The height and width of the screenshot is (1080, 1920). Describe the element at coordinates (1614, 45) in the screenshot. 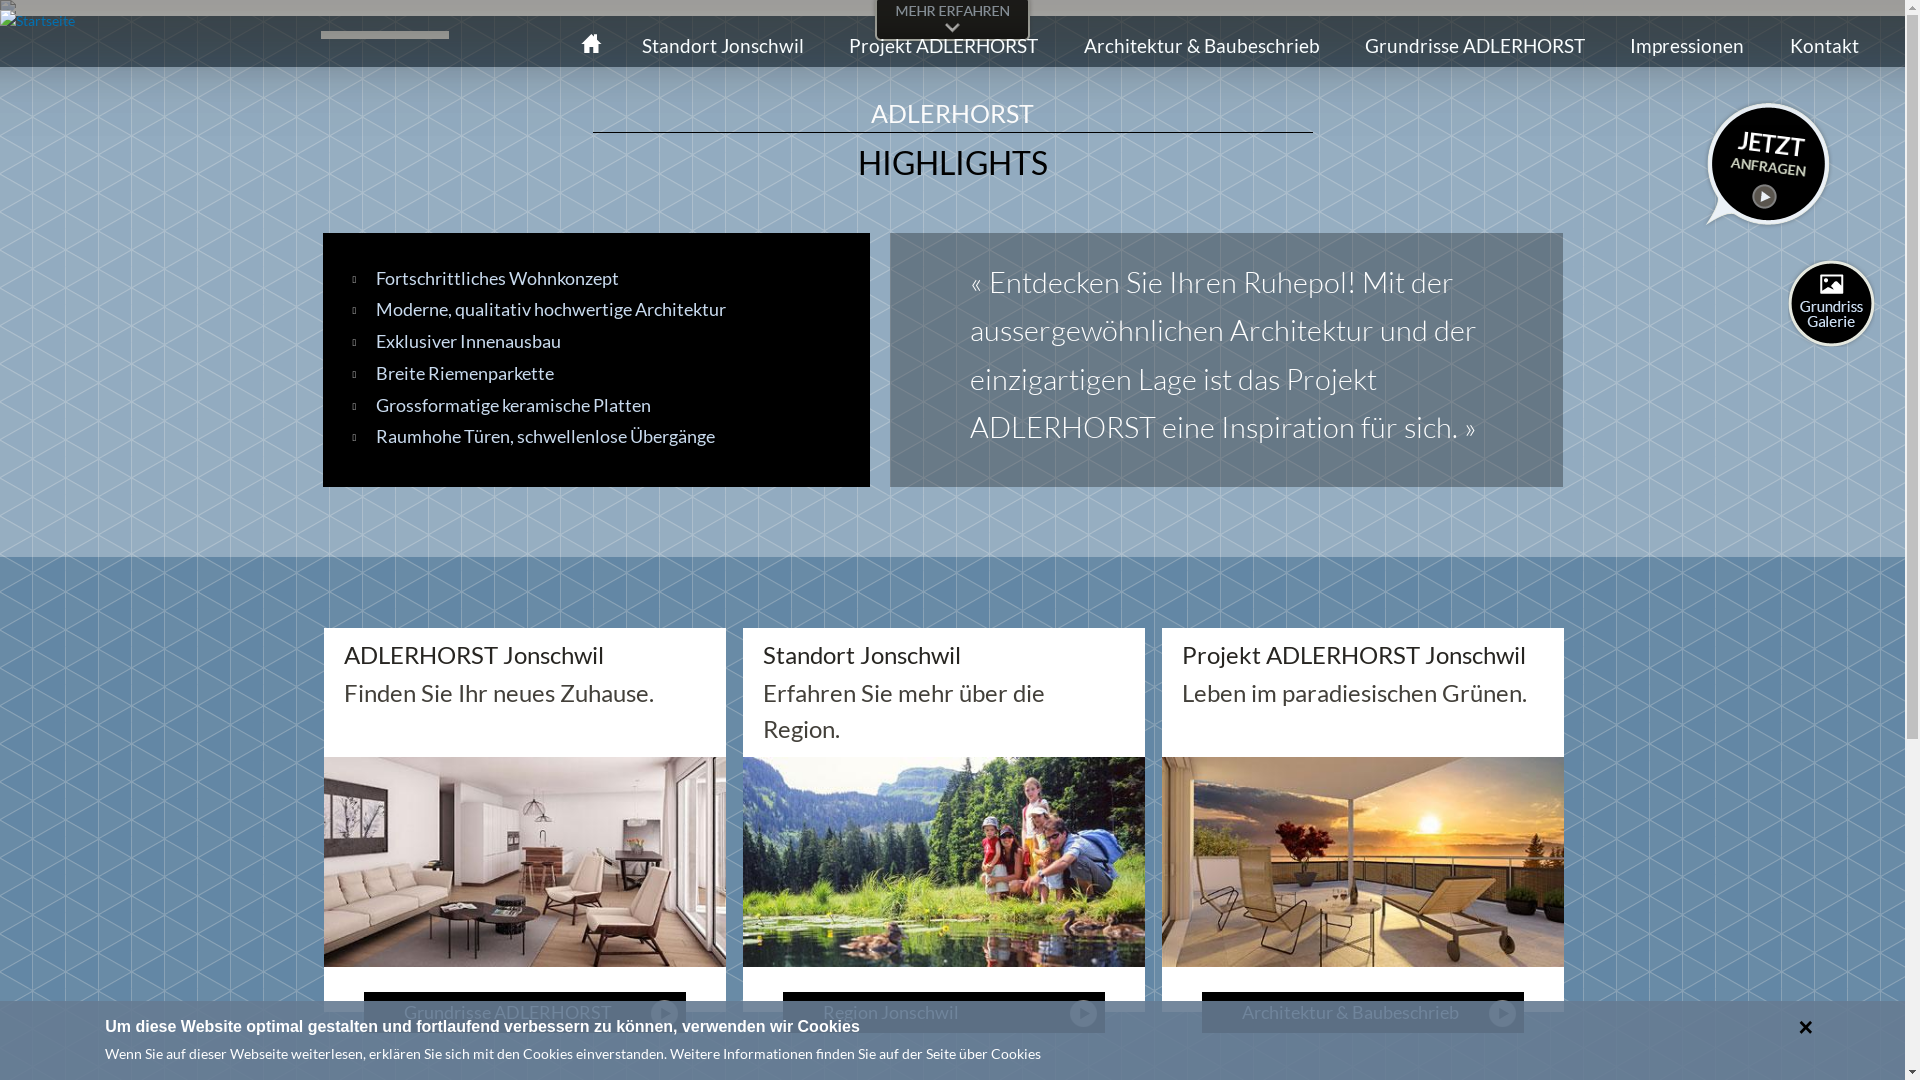

I see `'Impressionen'` at that location.